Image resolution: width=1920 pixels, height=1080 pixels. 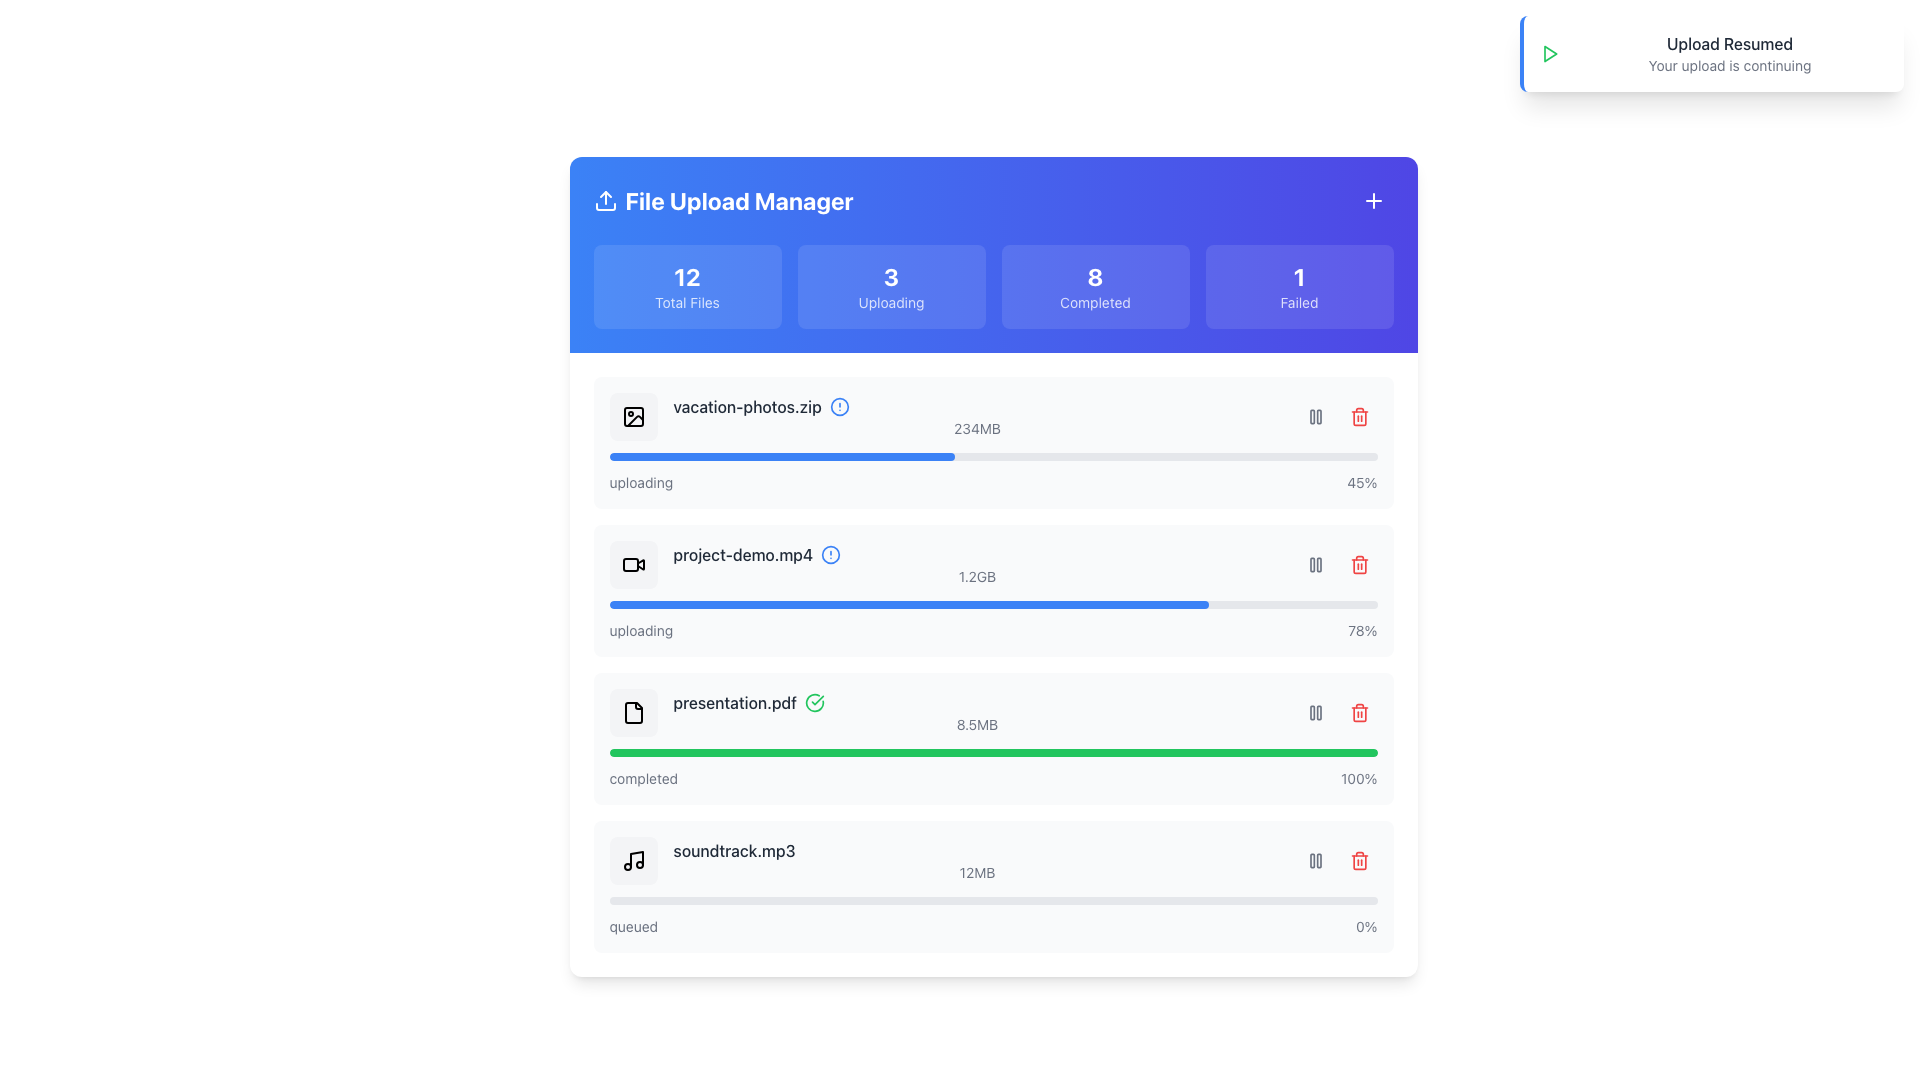 I want to click on the Progress Bar indicating the upload progress of the file 'vacation-photos.zip', so click(x=993, y=456).